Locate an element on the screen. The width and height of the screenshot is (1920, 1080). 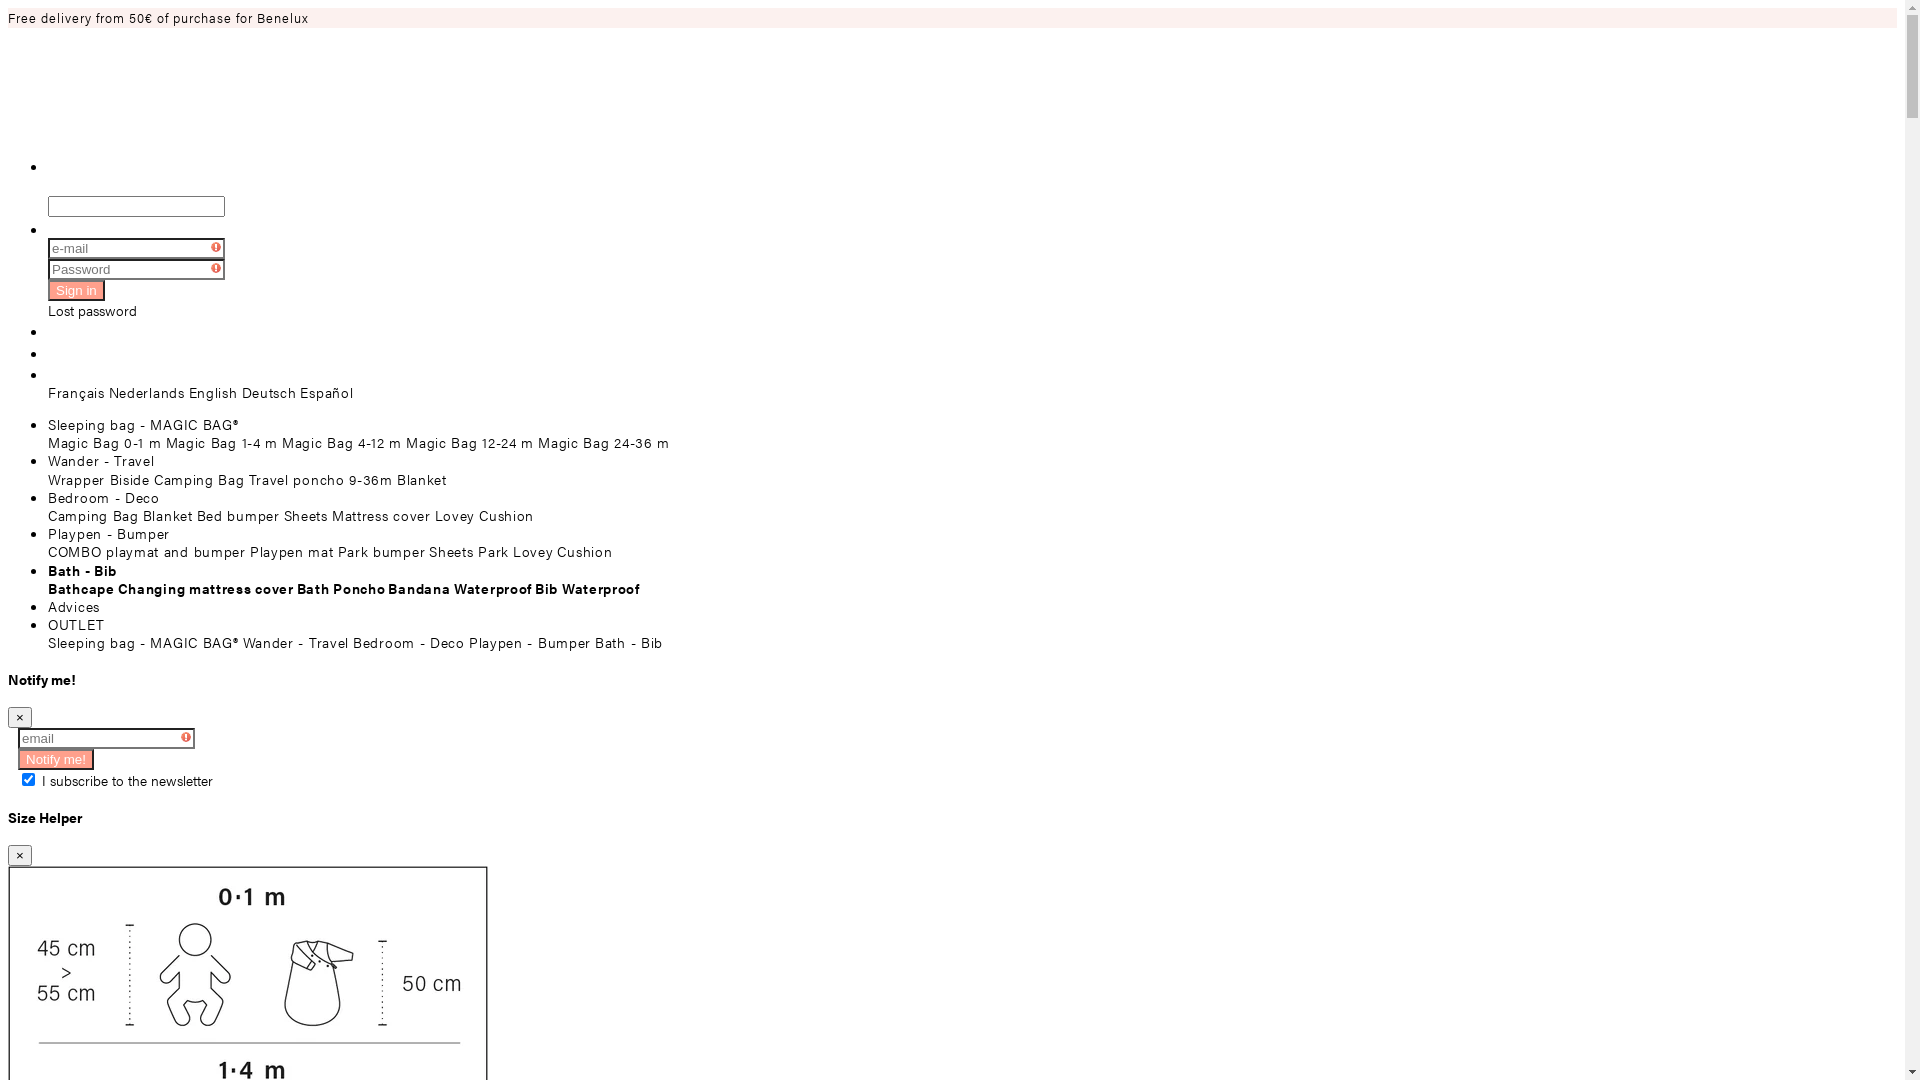
'Park bumper' is located at coordinates (382, 551).